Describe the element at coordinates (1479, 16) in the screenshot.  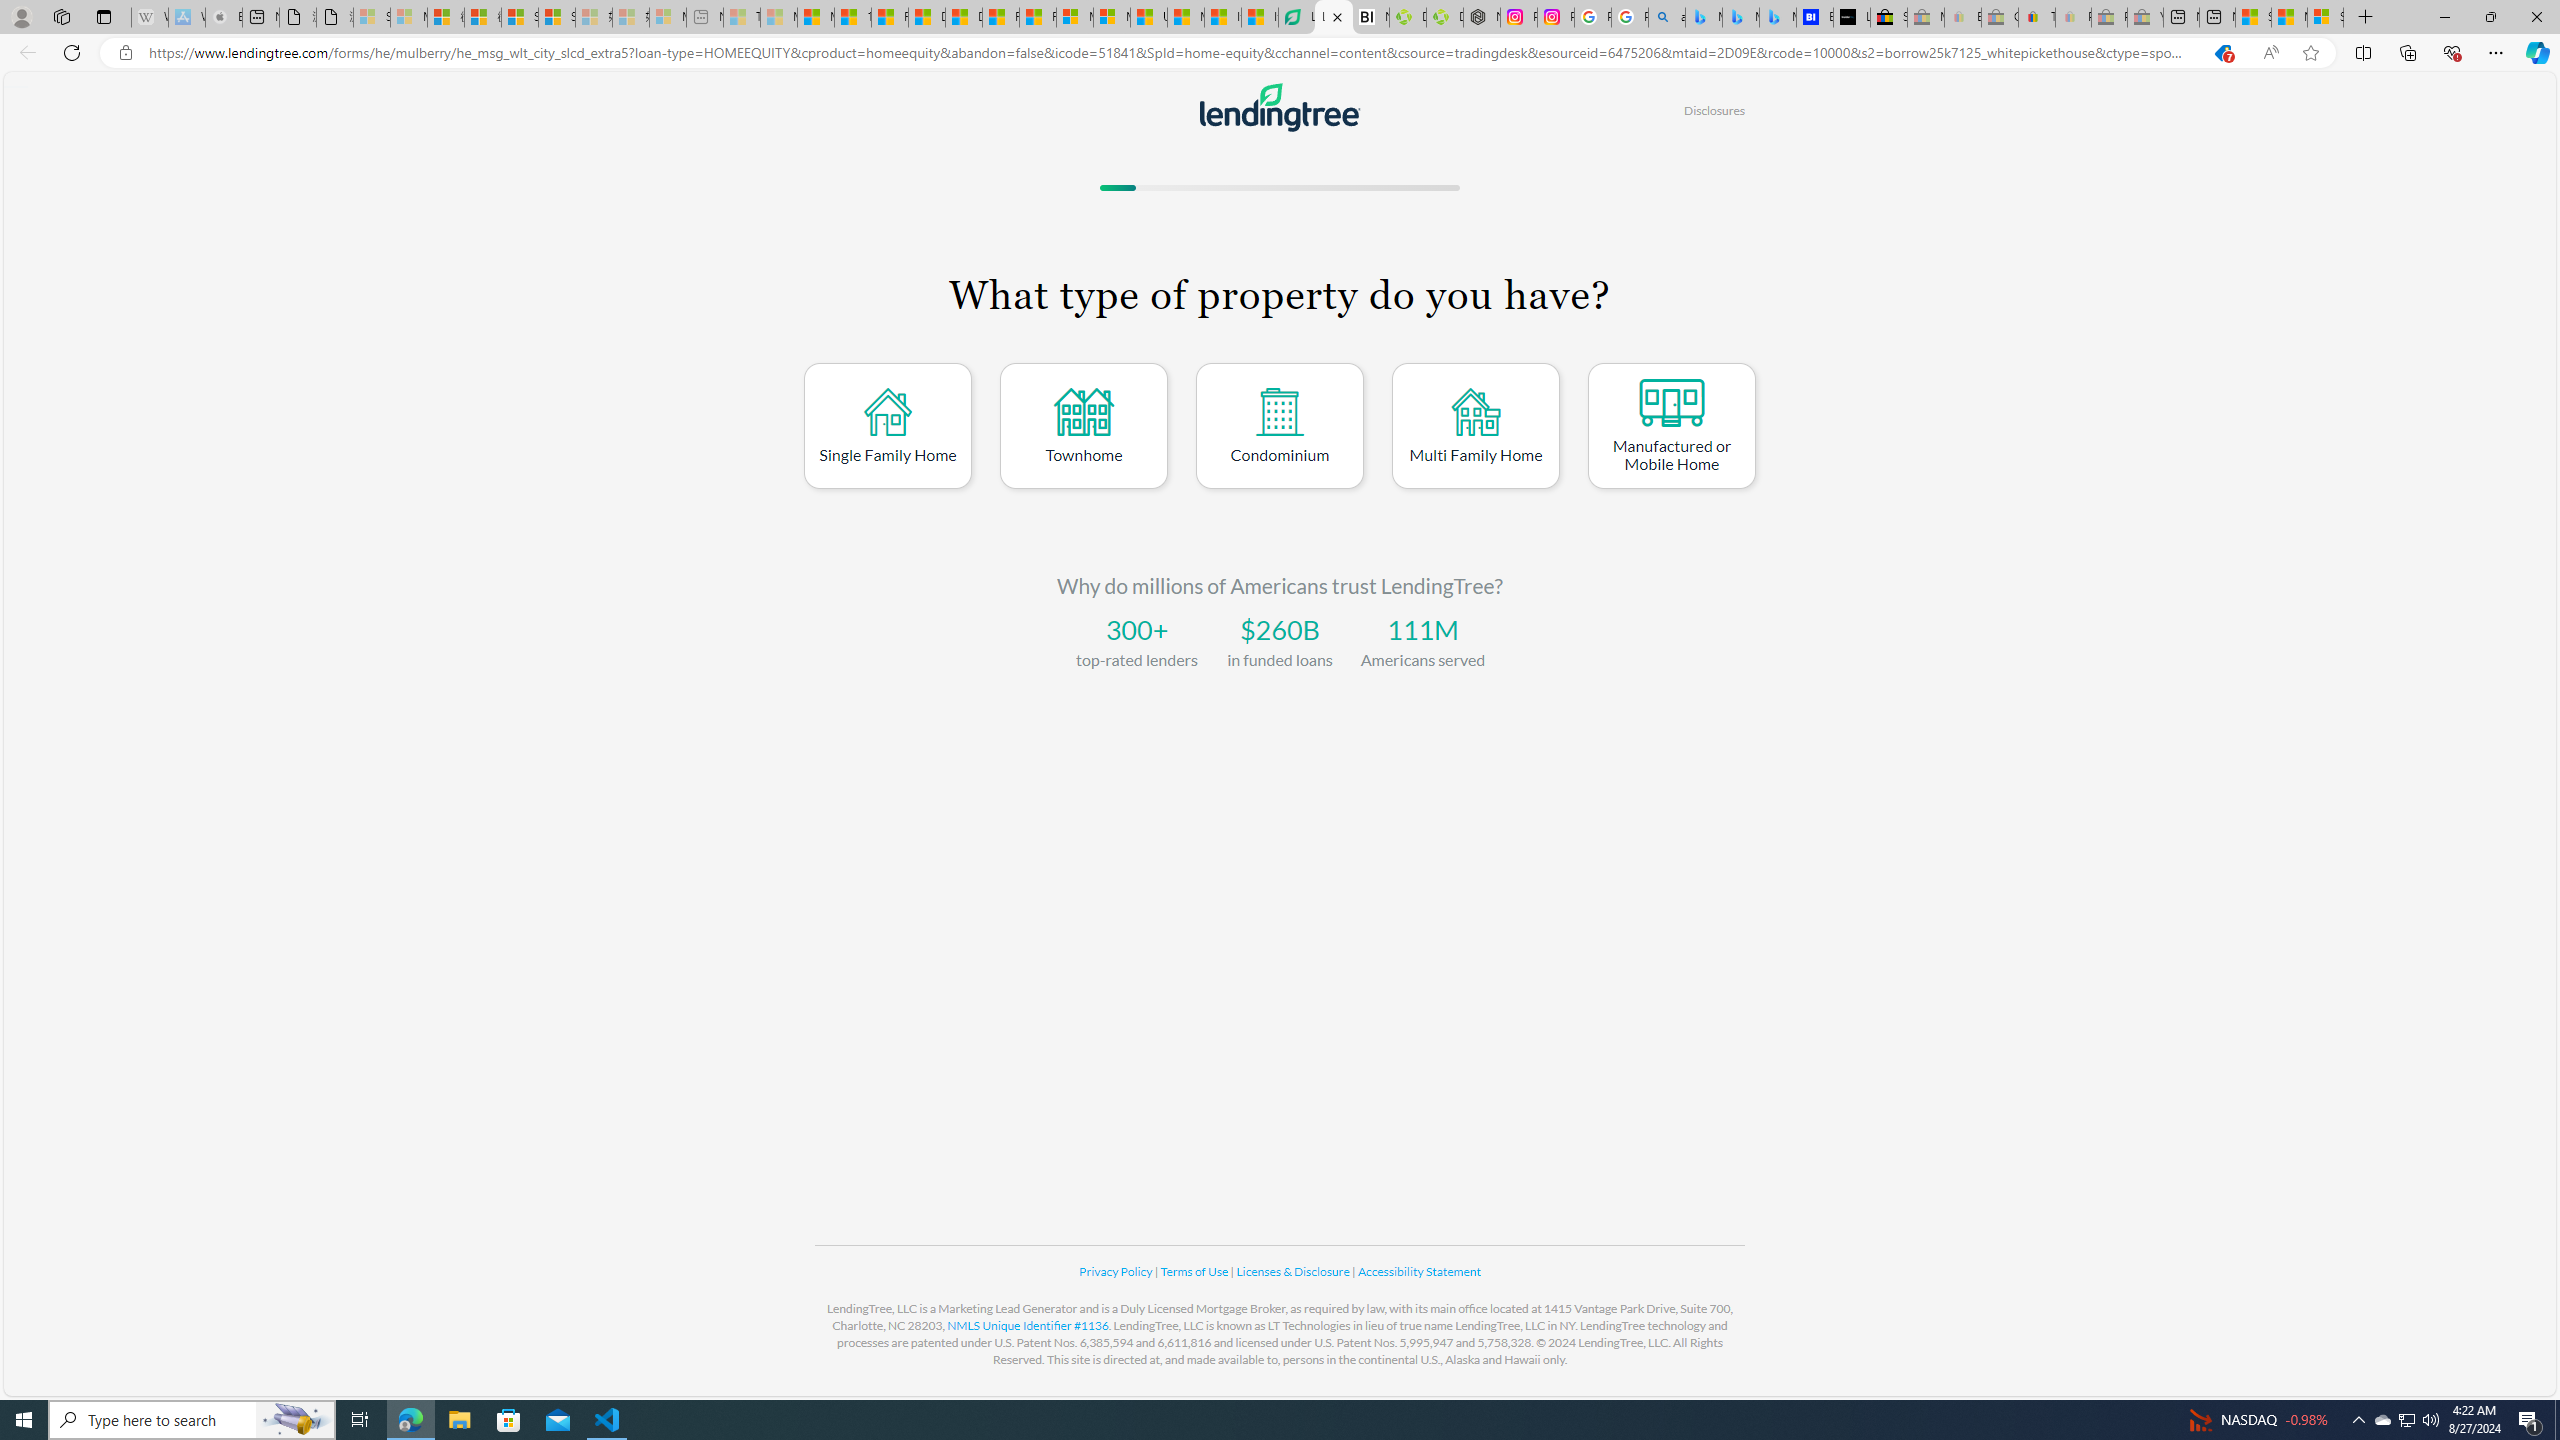
I see `'Nordace - Nordace Edin Collection'` at that location.